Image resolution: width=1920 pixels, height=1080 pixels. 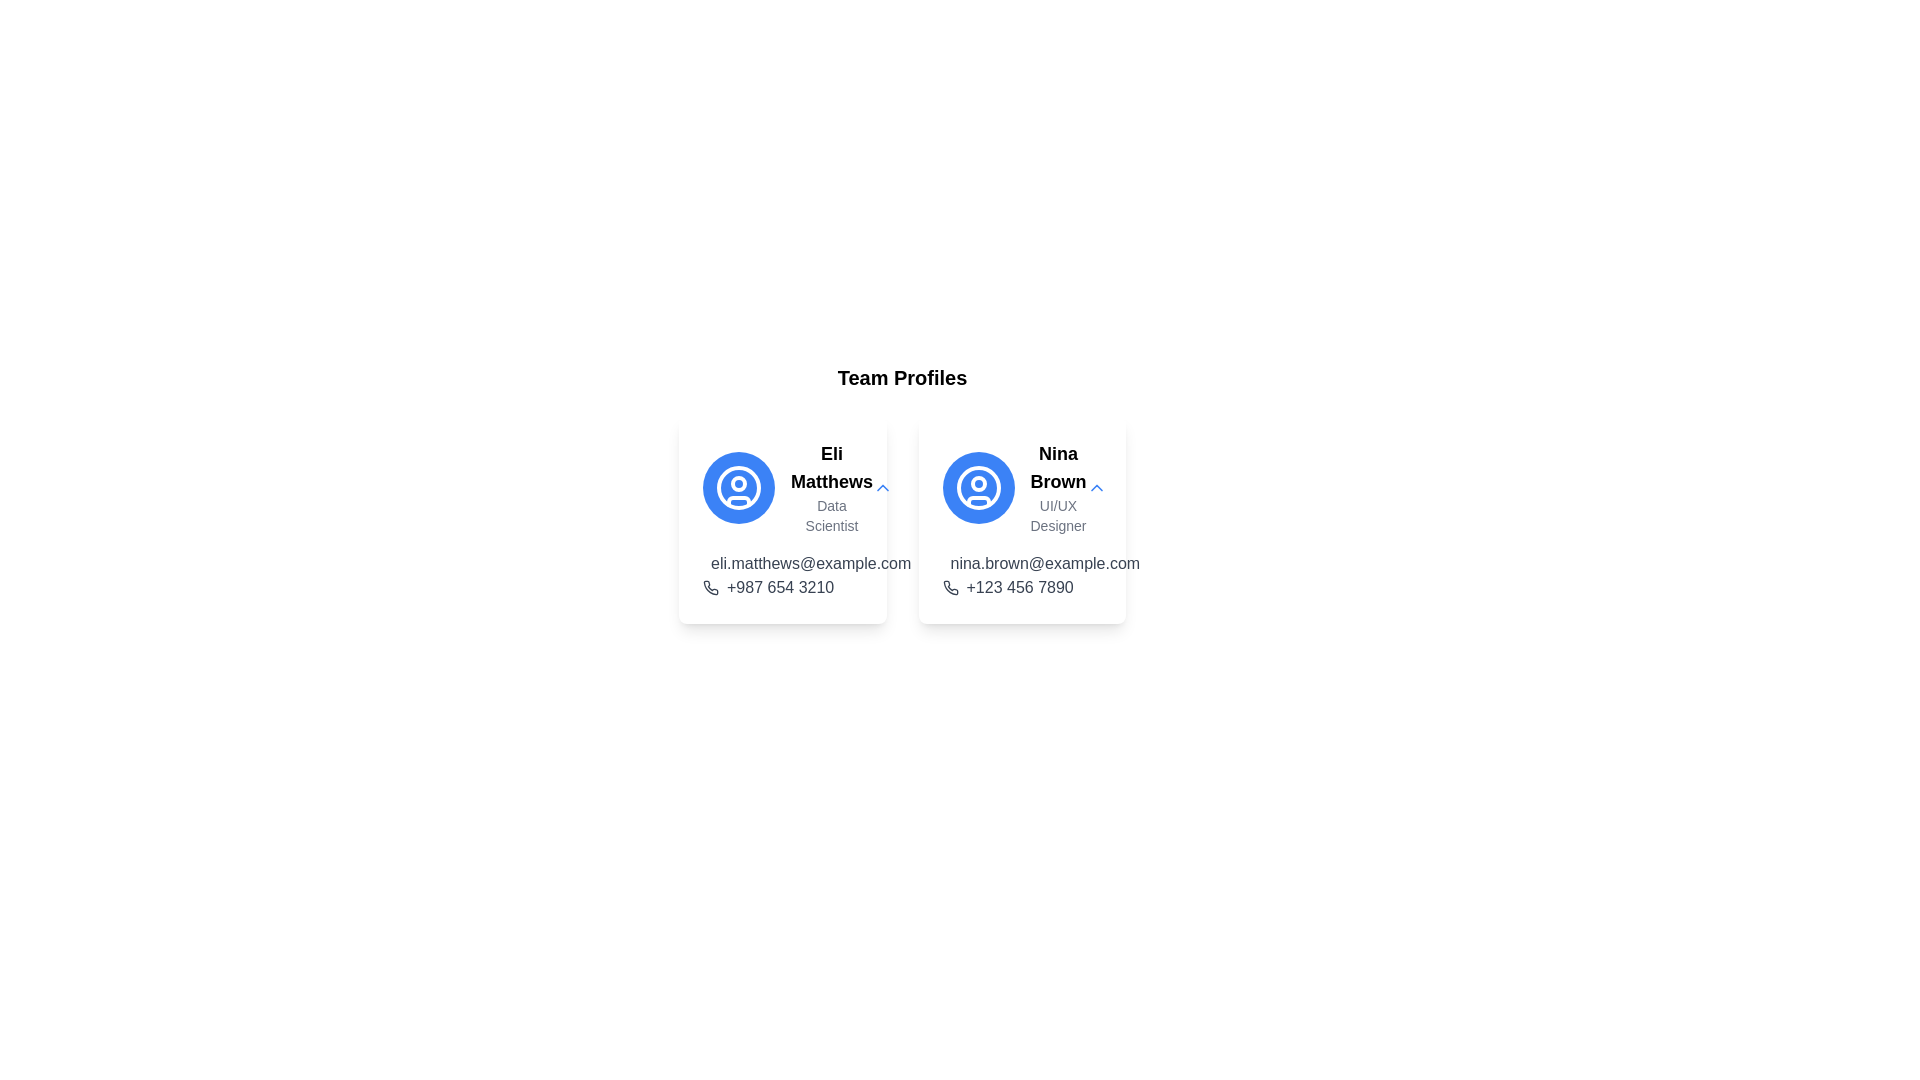 What do you see at coordinates (1095, 488) in the screenshot?
I see `the button located in the top-right section of Nina Brown's profile card` at bounding box center [1095, 488].